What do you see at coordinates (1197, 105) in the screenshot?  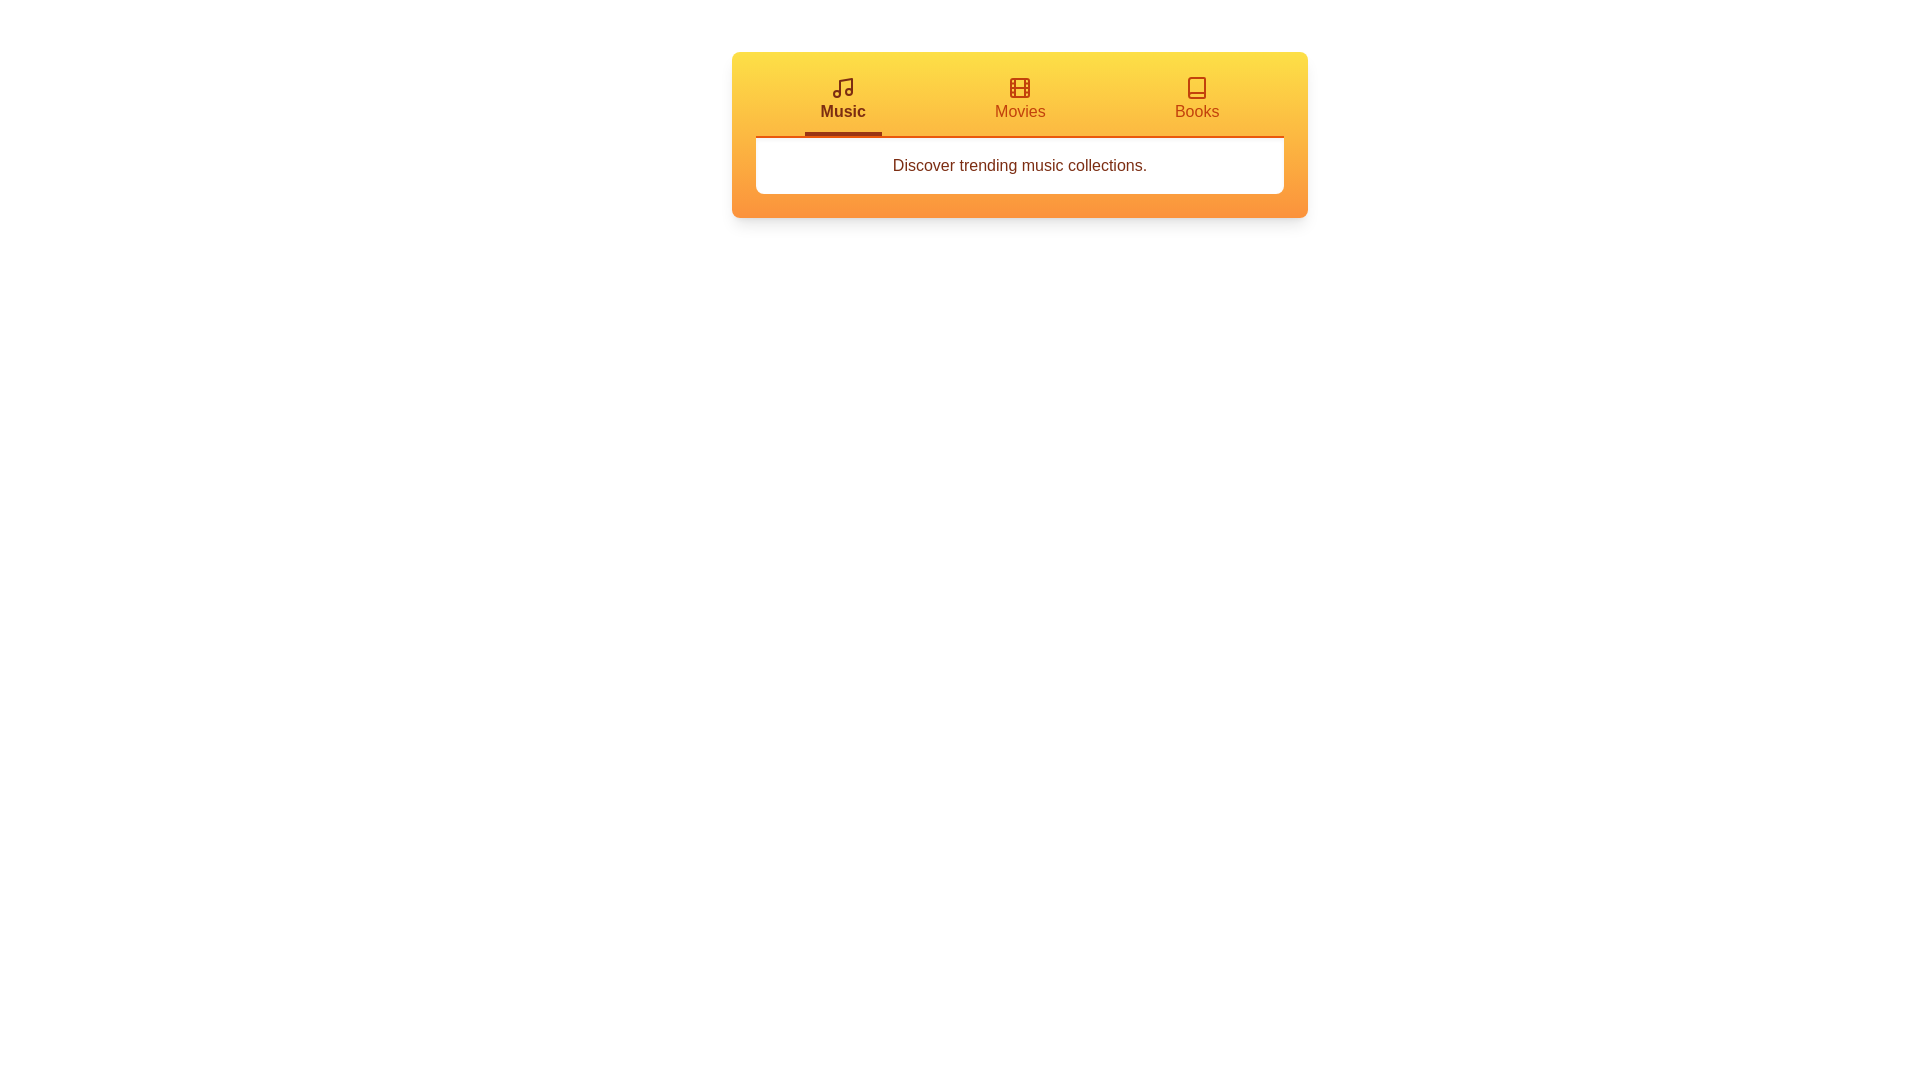 I see `the Books tab to switch to it` at bounding box center [1197, 105].